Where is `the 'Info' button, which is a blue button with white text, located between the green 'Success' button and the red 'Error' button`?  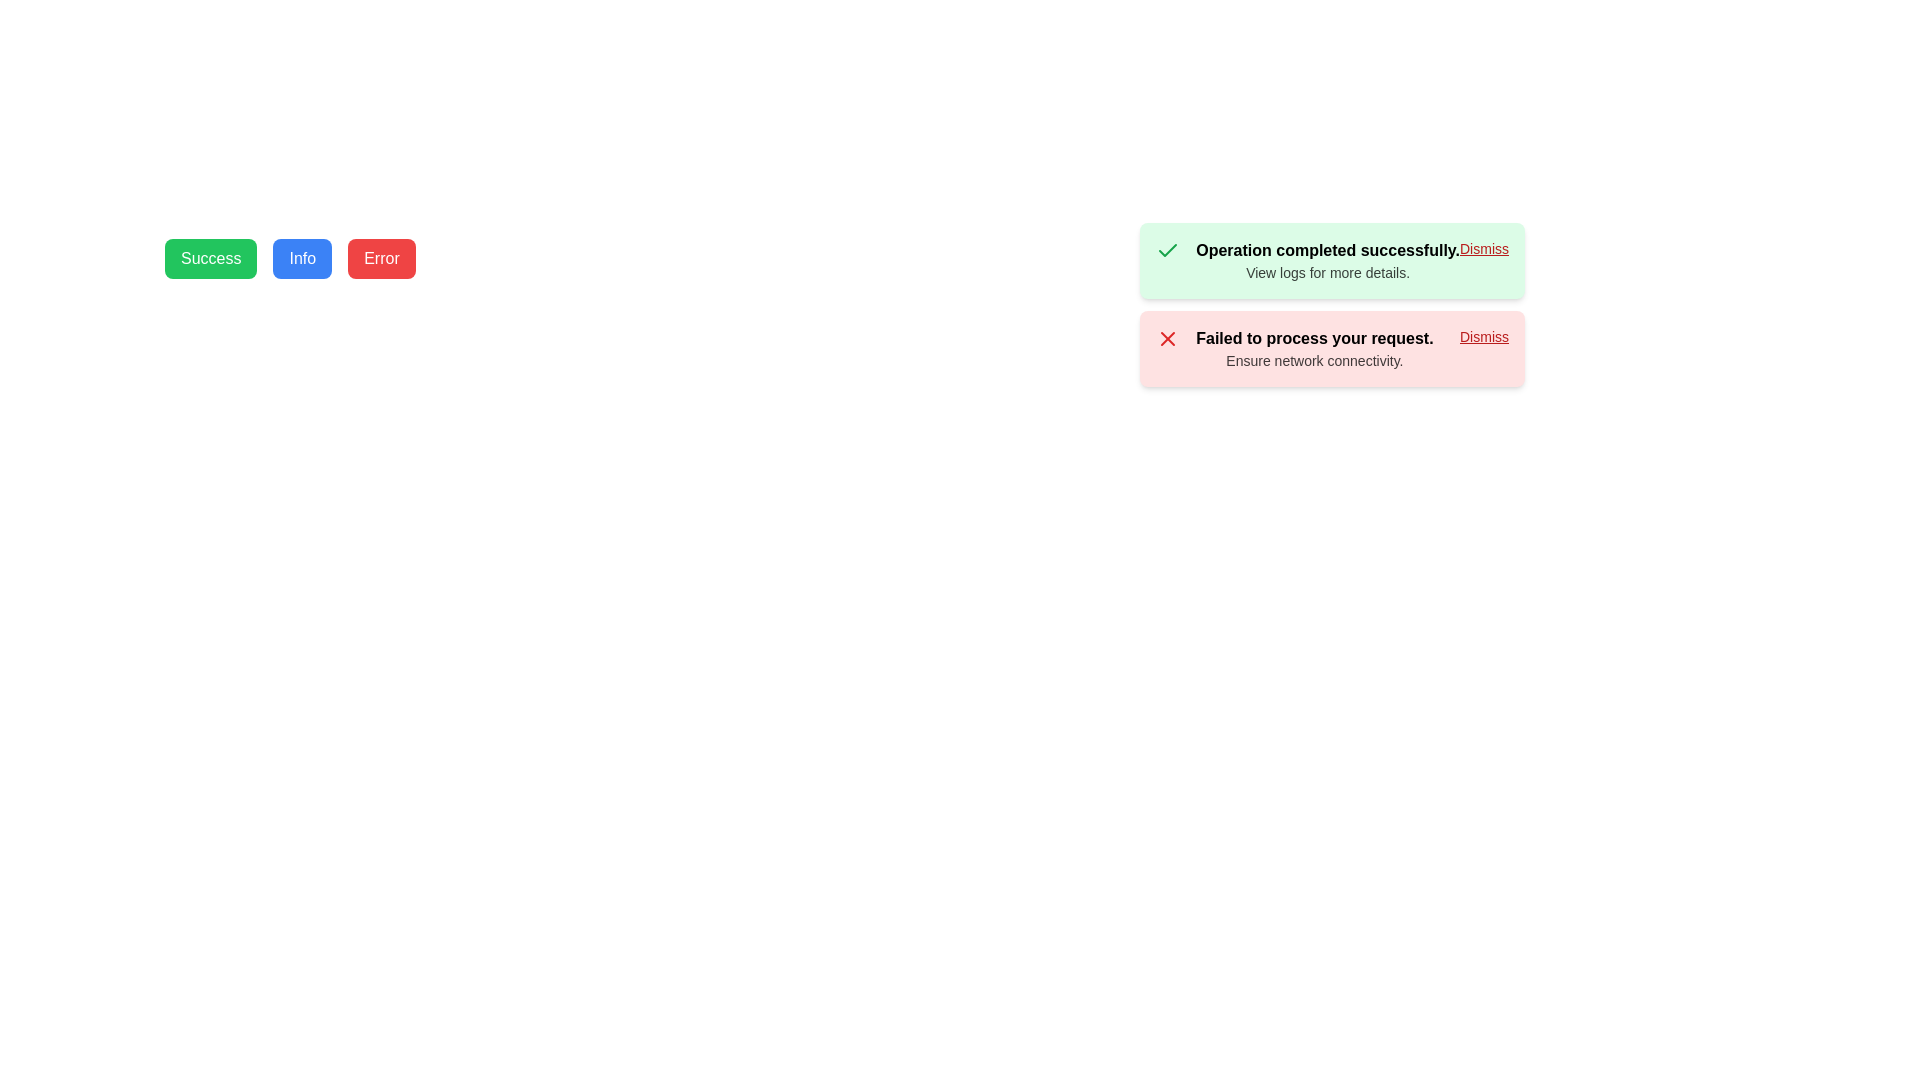 the 'Info' button, which is a blue button with white text, located between the green 'Success' button and the red 'Error' button is located at coordinates (301, 257).